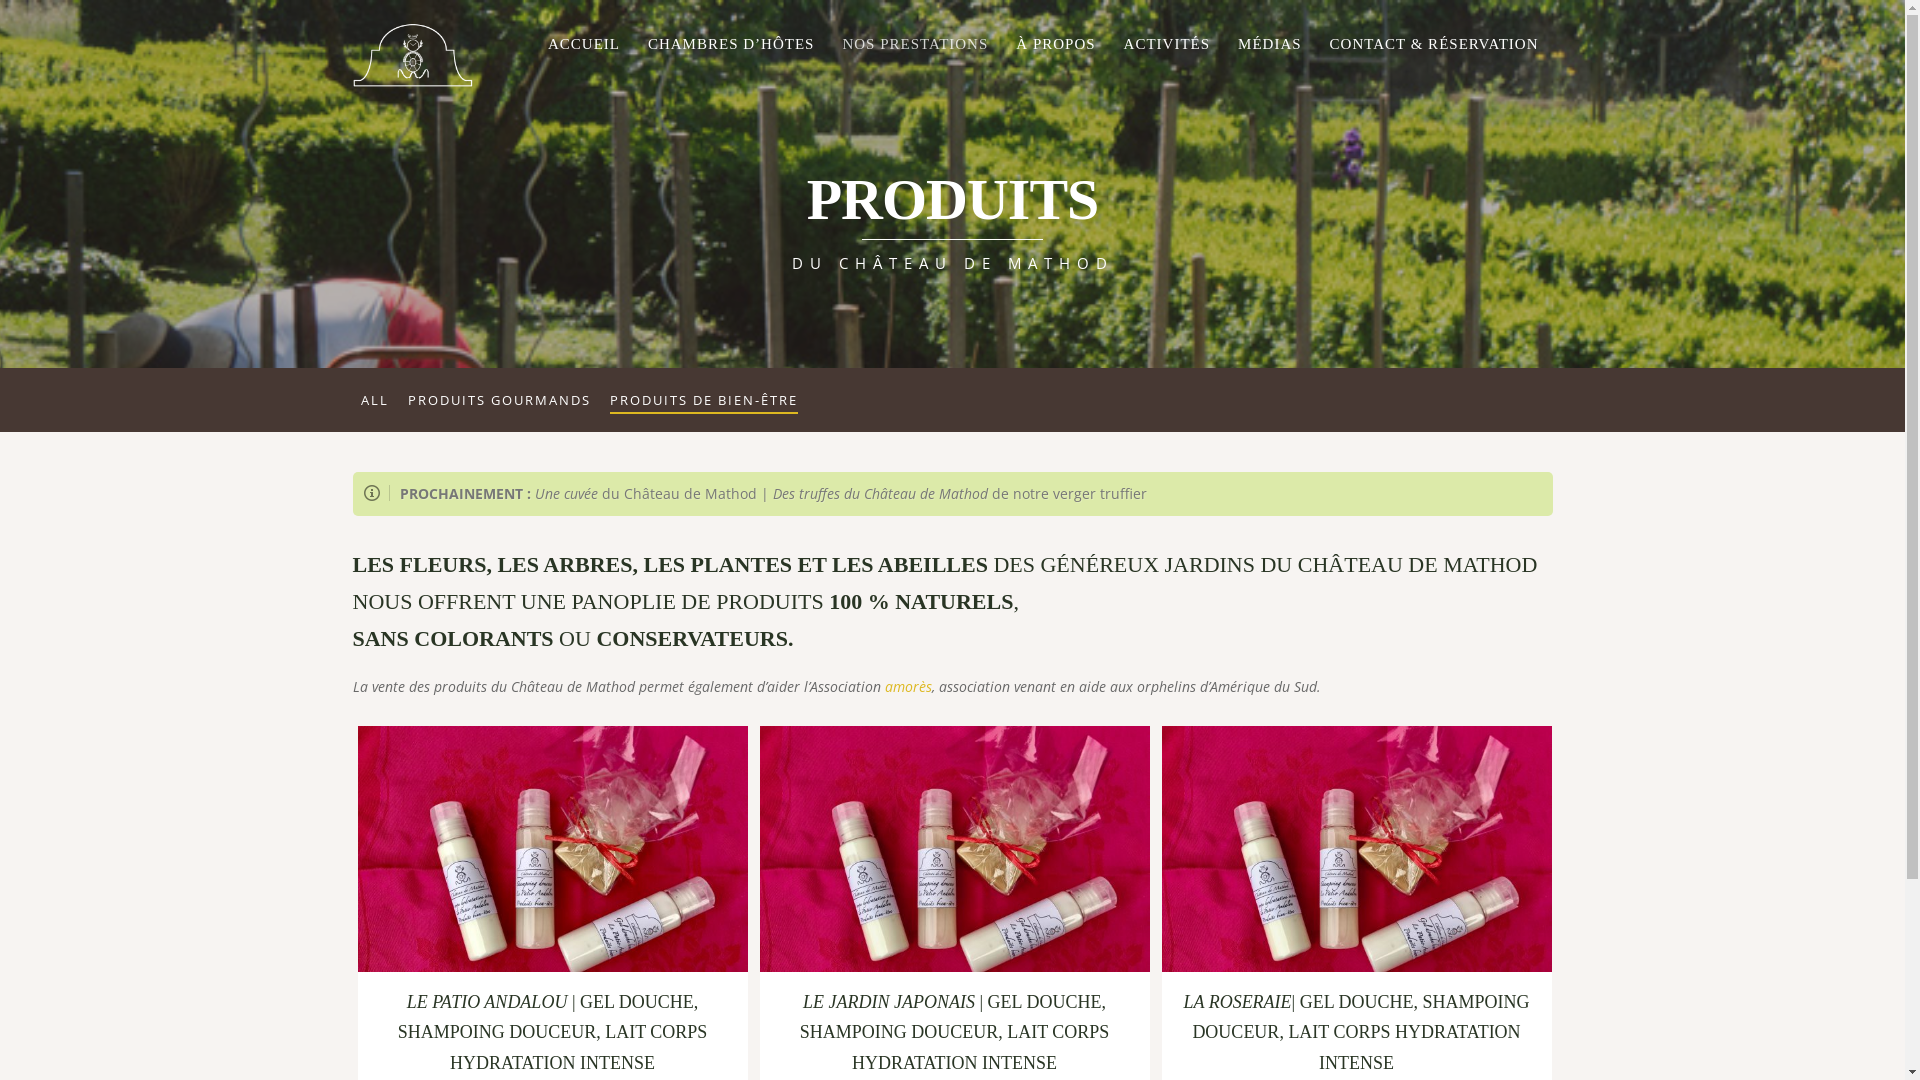  Describe the element at coordinates (583, 45) in the screenshot. I see `'ACCUEIL'` at that location.